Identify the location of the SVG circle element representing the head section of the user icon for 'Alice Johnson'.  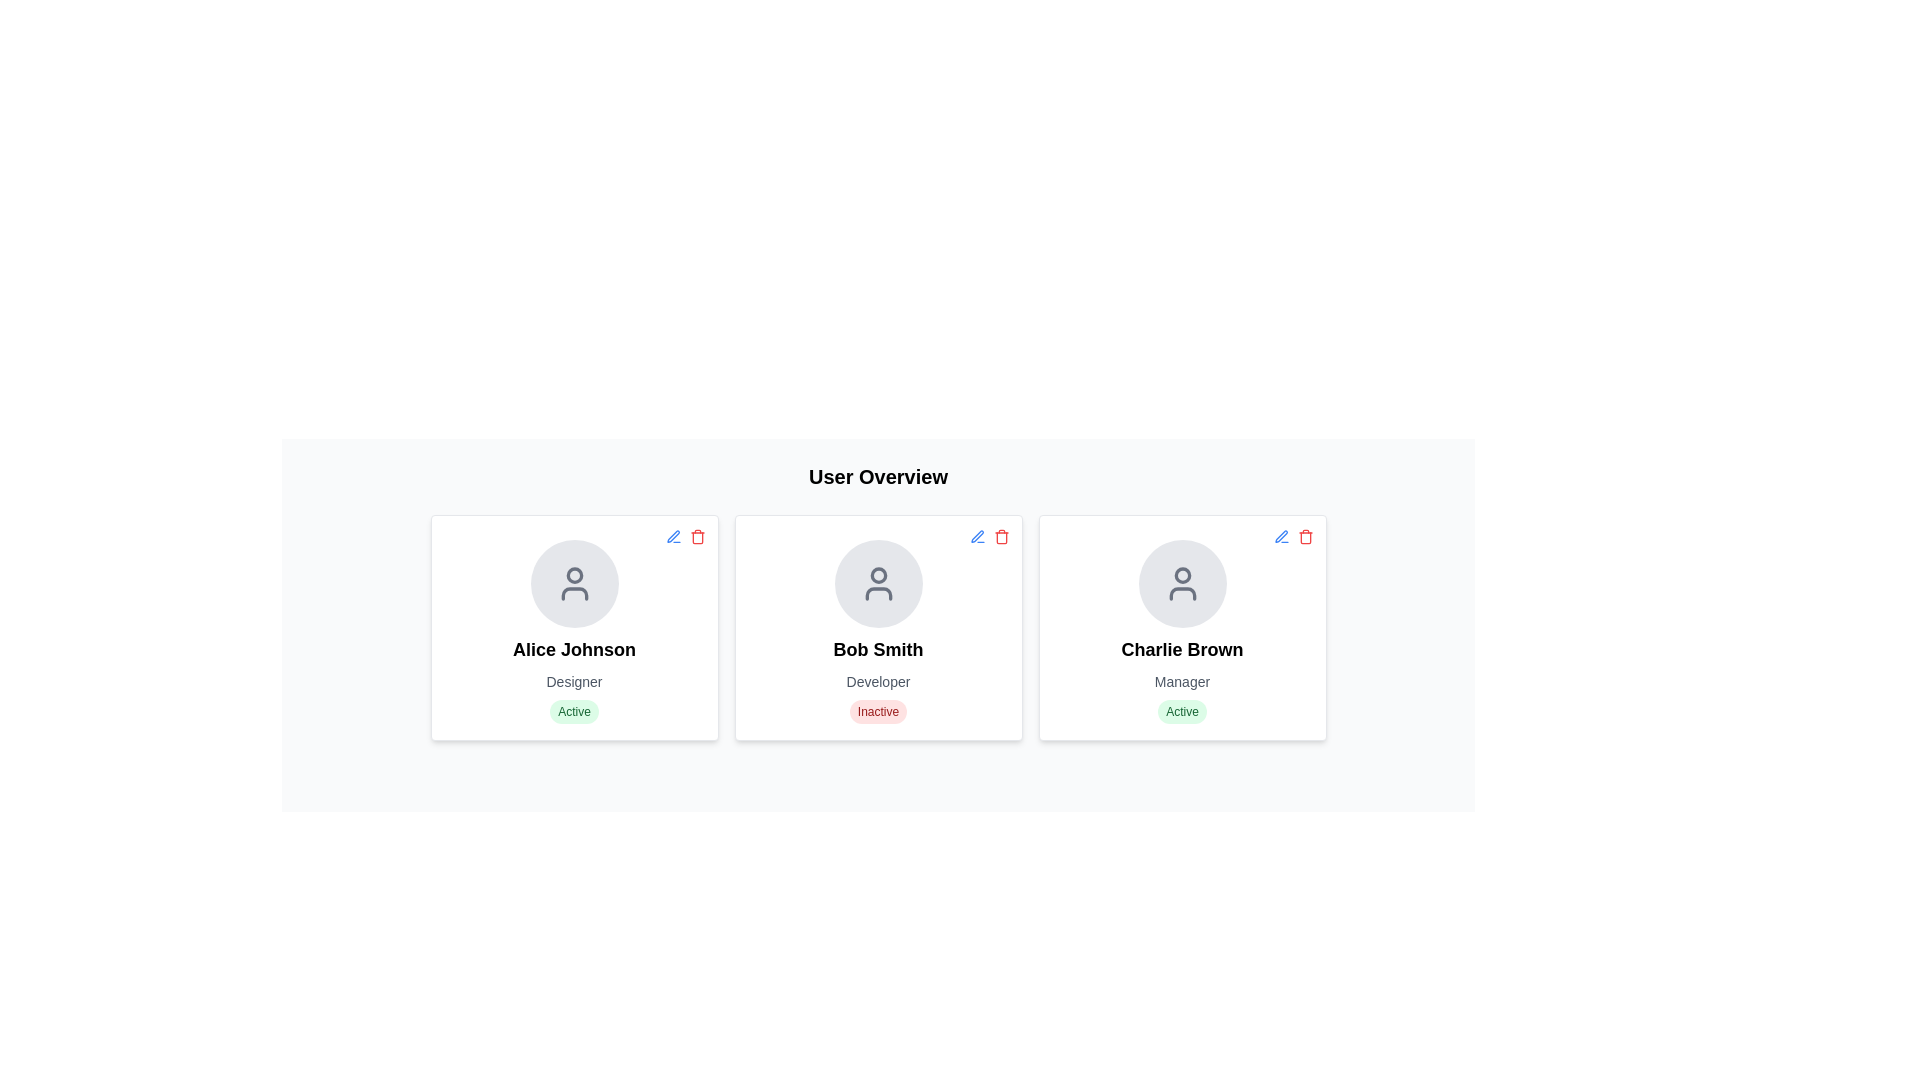
(573, 575).